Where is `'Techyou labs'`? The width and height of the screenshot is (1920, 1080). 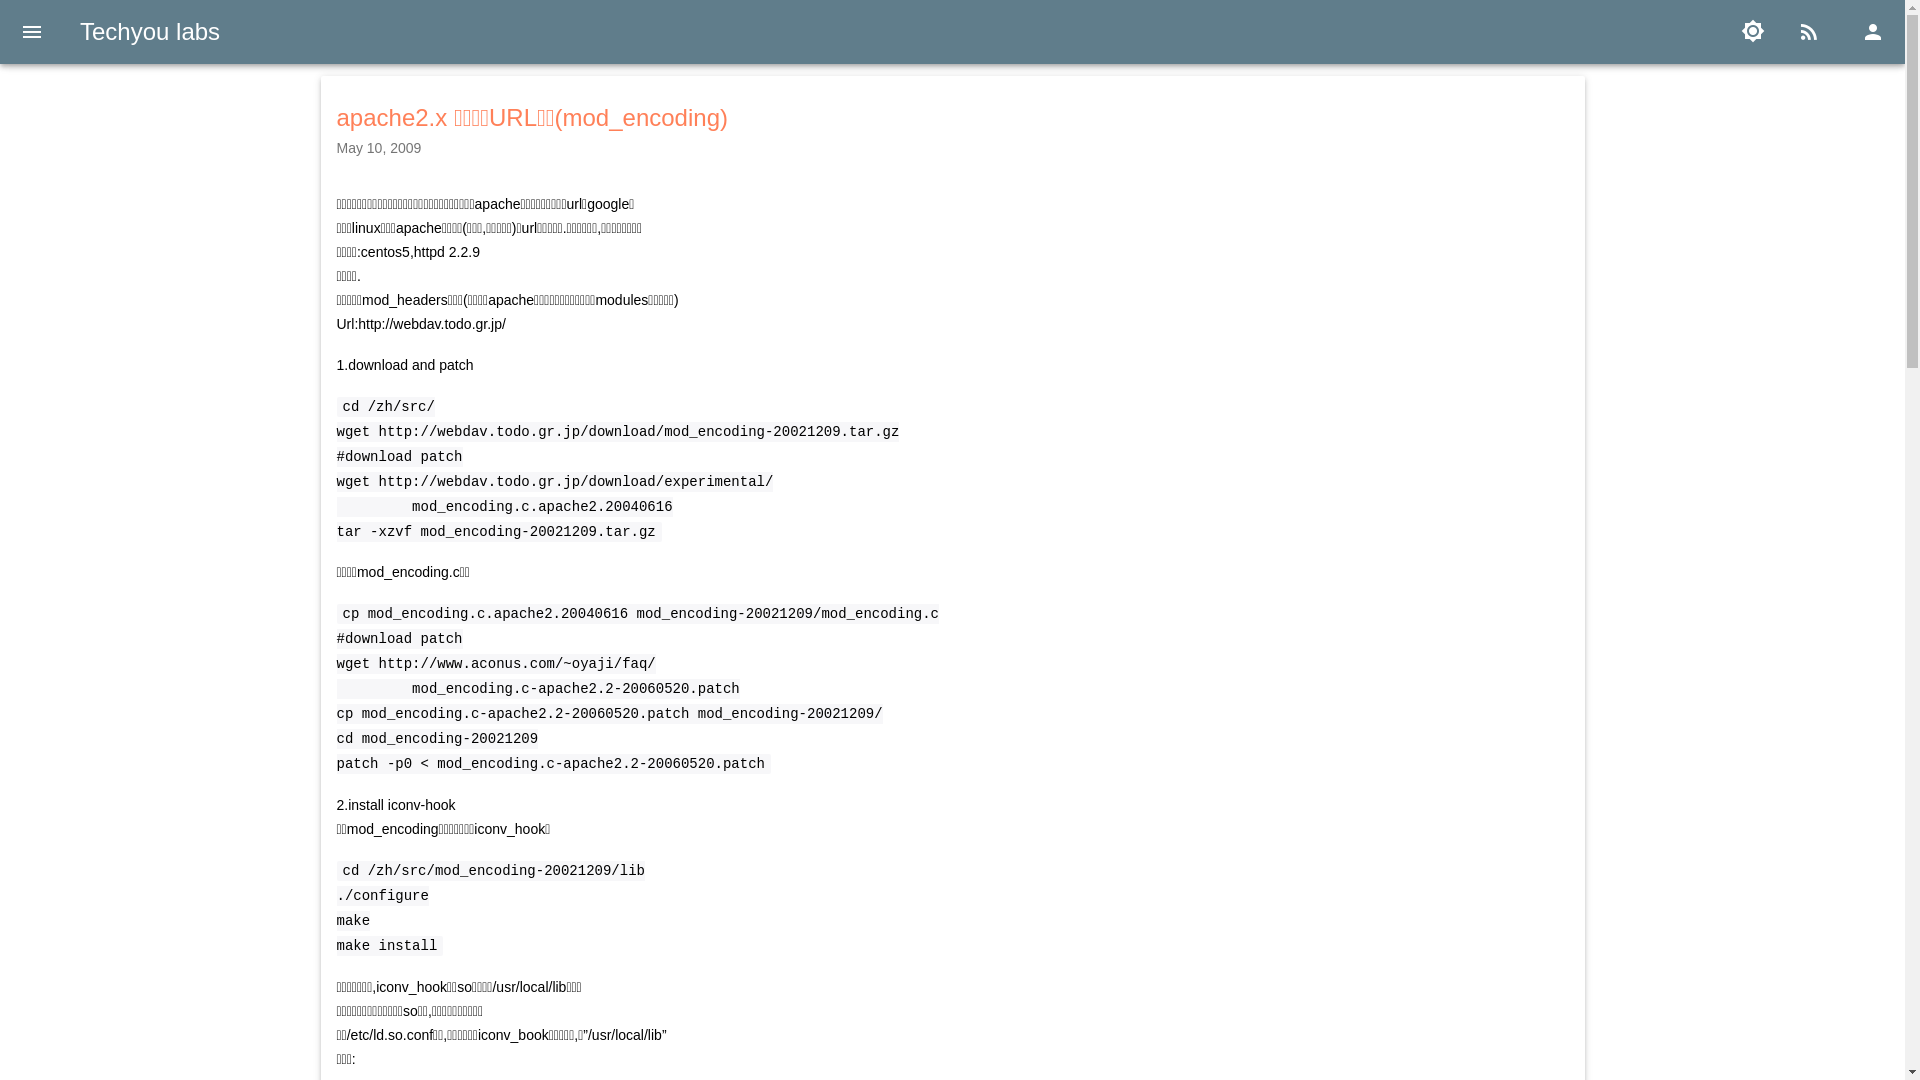
'Techyou labs' is located at coordinates (148, 31).